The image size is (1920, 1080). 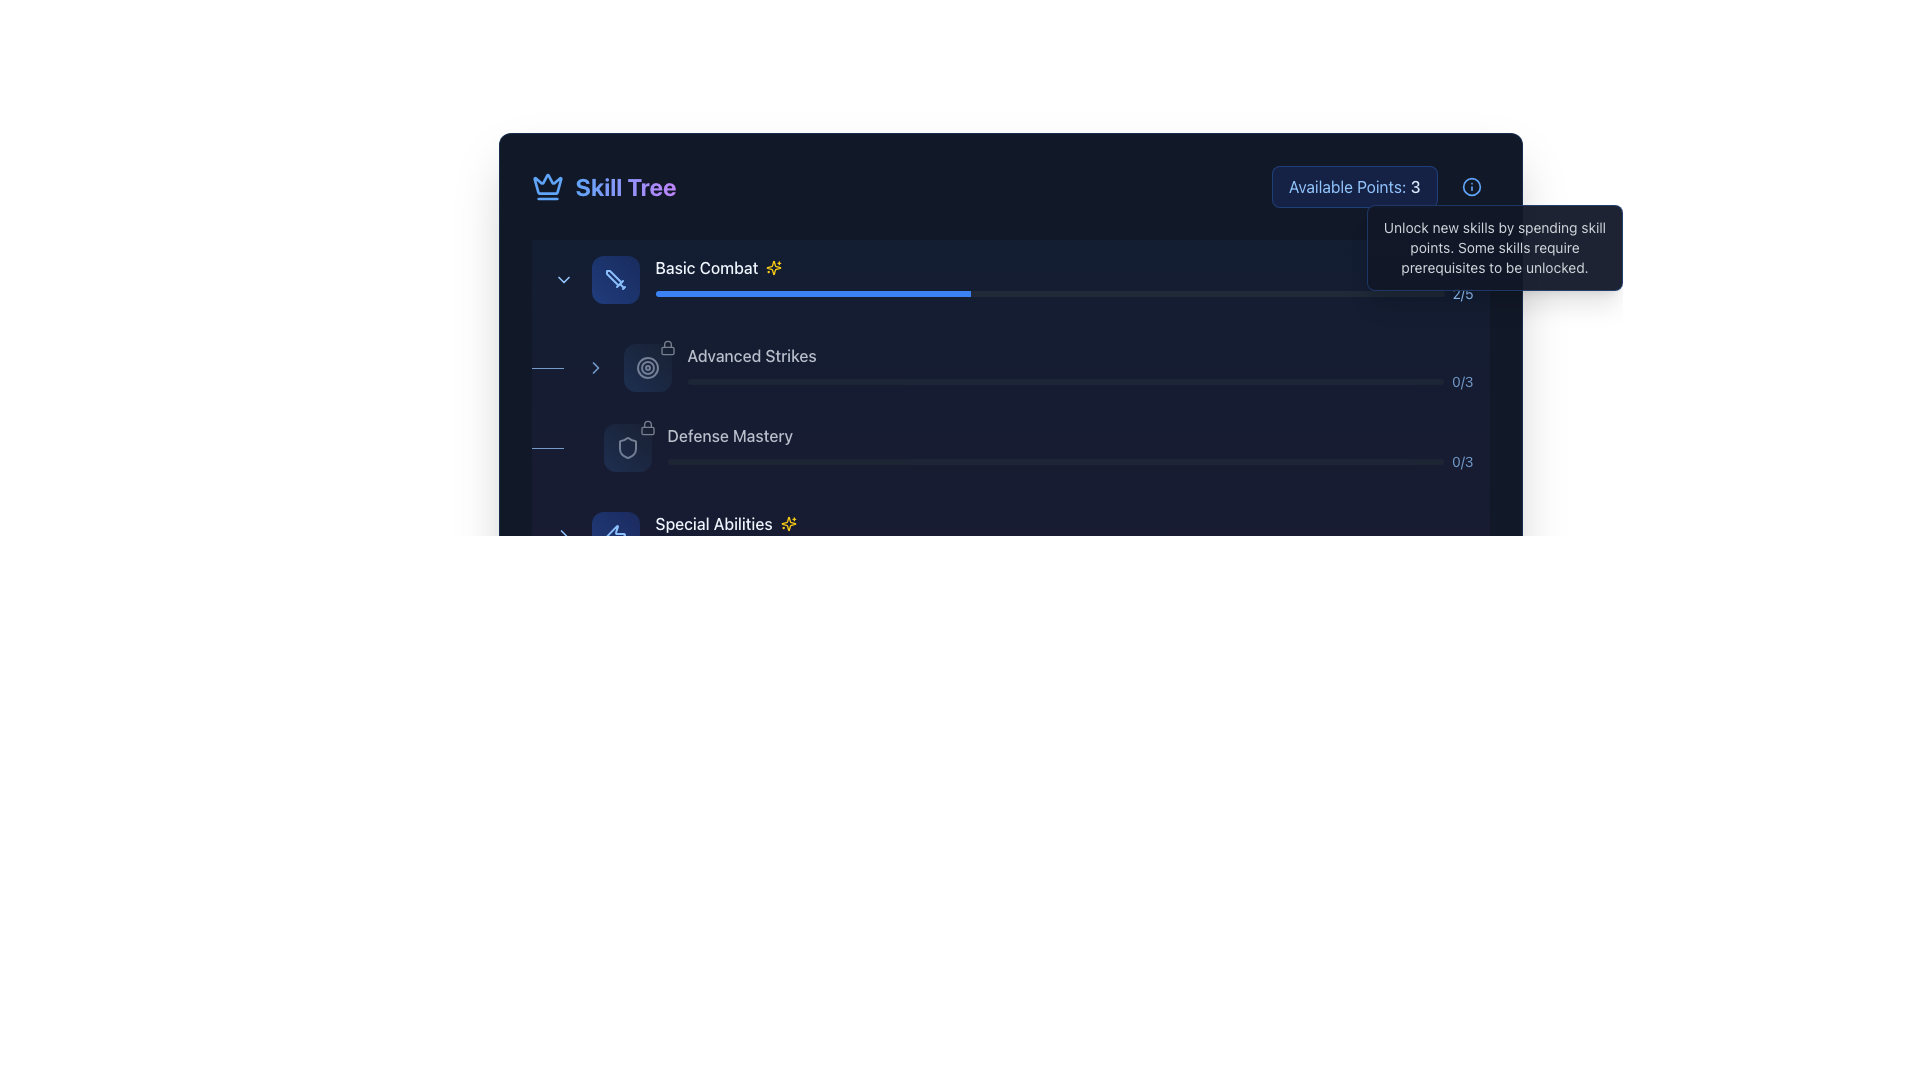 I want to click on the Text Label that identifies a particular skill or feature available in the skill tree by moving the cursor to its center, so click(x=1069, y=434).